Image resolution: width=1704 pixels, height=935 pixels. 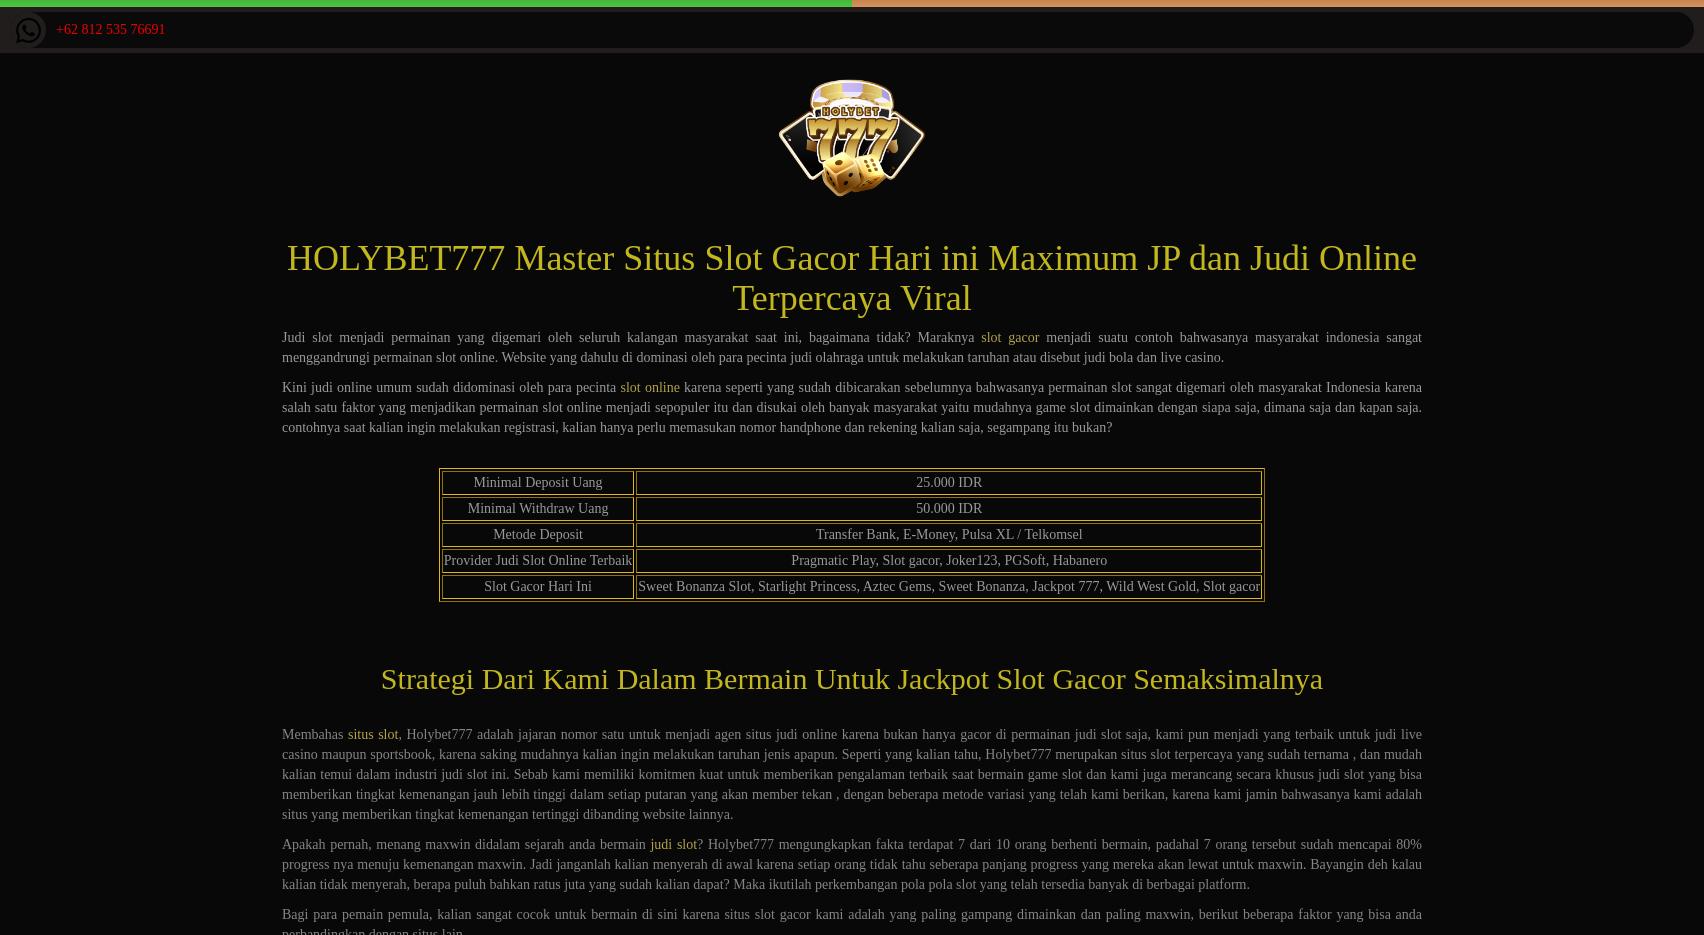 What do you see at coordinates (631, 337) in the screenshot?
I see `'Judi slot menjadi permainan yang digemari oleh seluruh kalangan masyarakat saat ini, bagaimana tidak? Maraknya'` at bounding box center [631, 337].